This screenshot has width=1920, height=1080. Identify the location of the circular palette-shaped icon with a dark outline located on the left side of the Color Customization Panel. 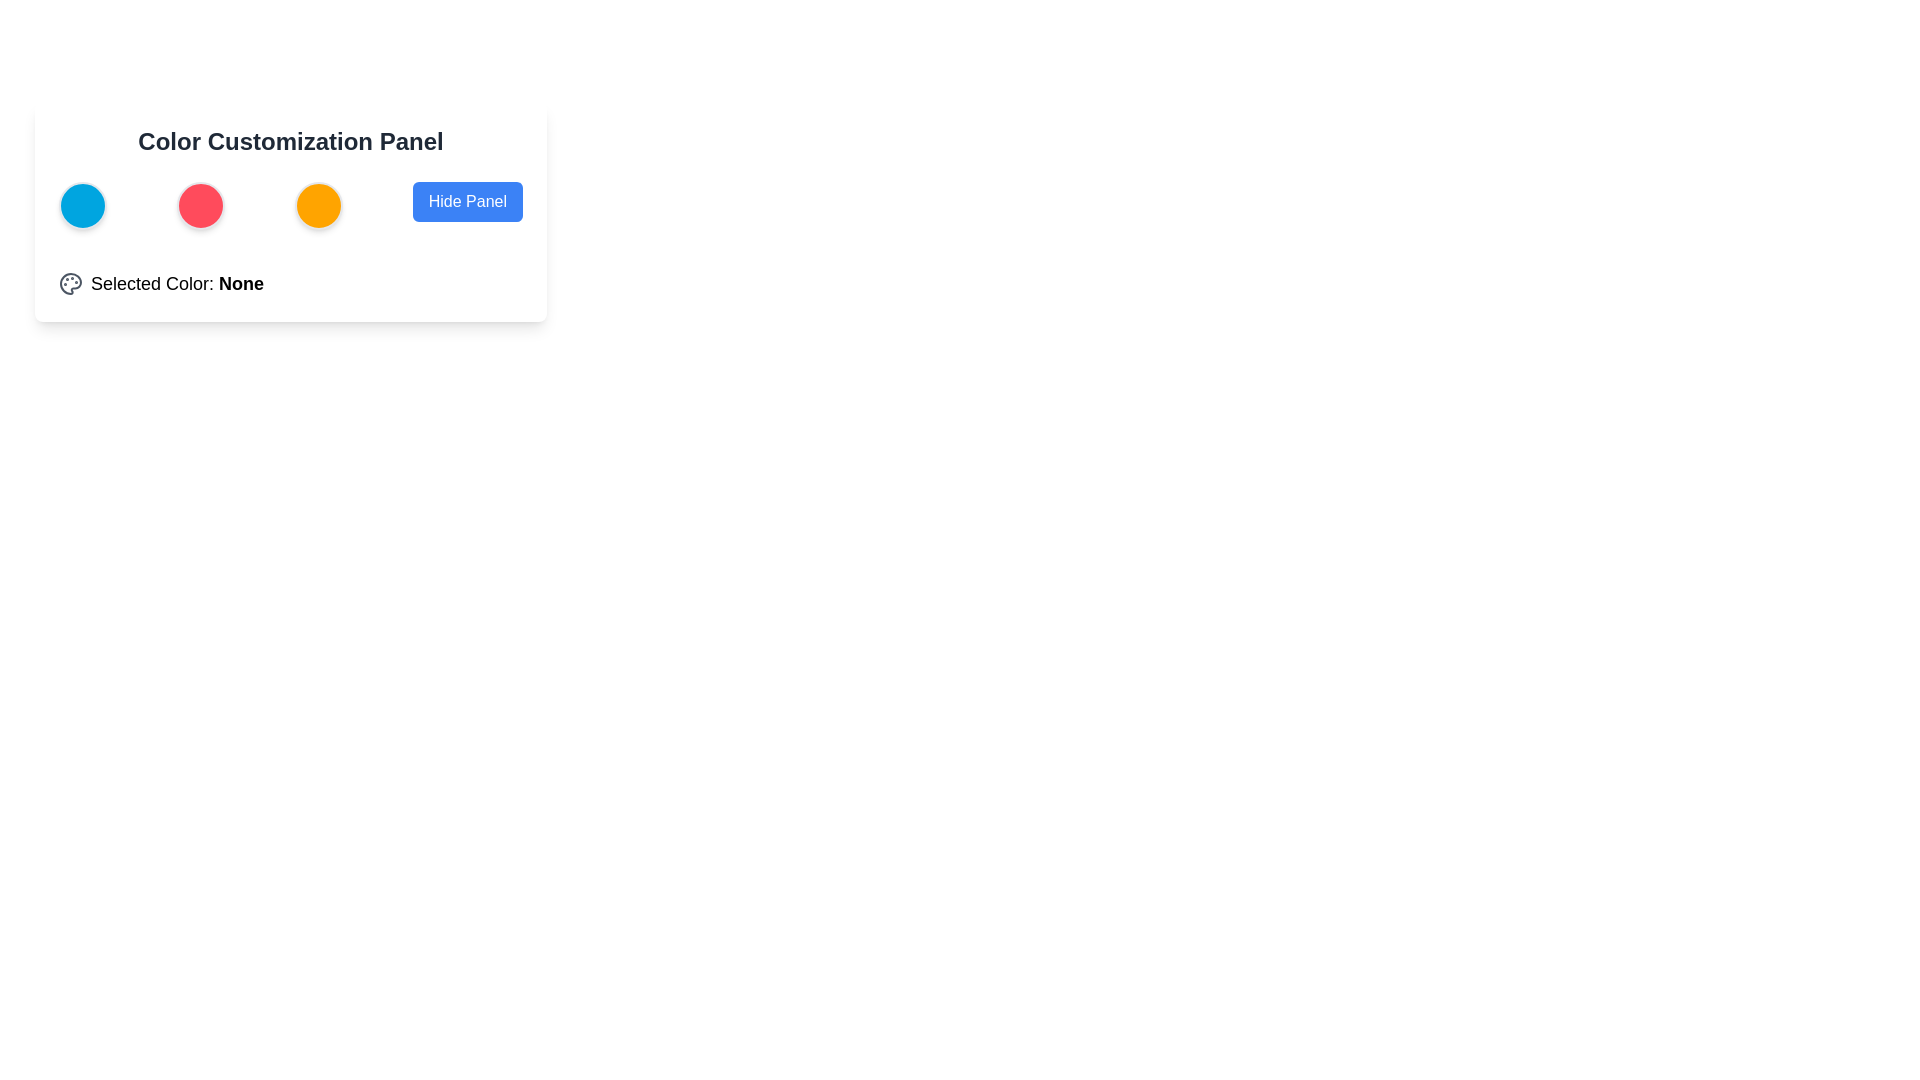
(71, 284).